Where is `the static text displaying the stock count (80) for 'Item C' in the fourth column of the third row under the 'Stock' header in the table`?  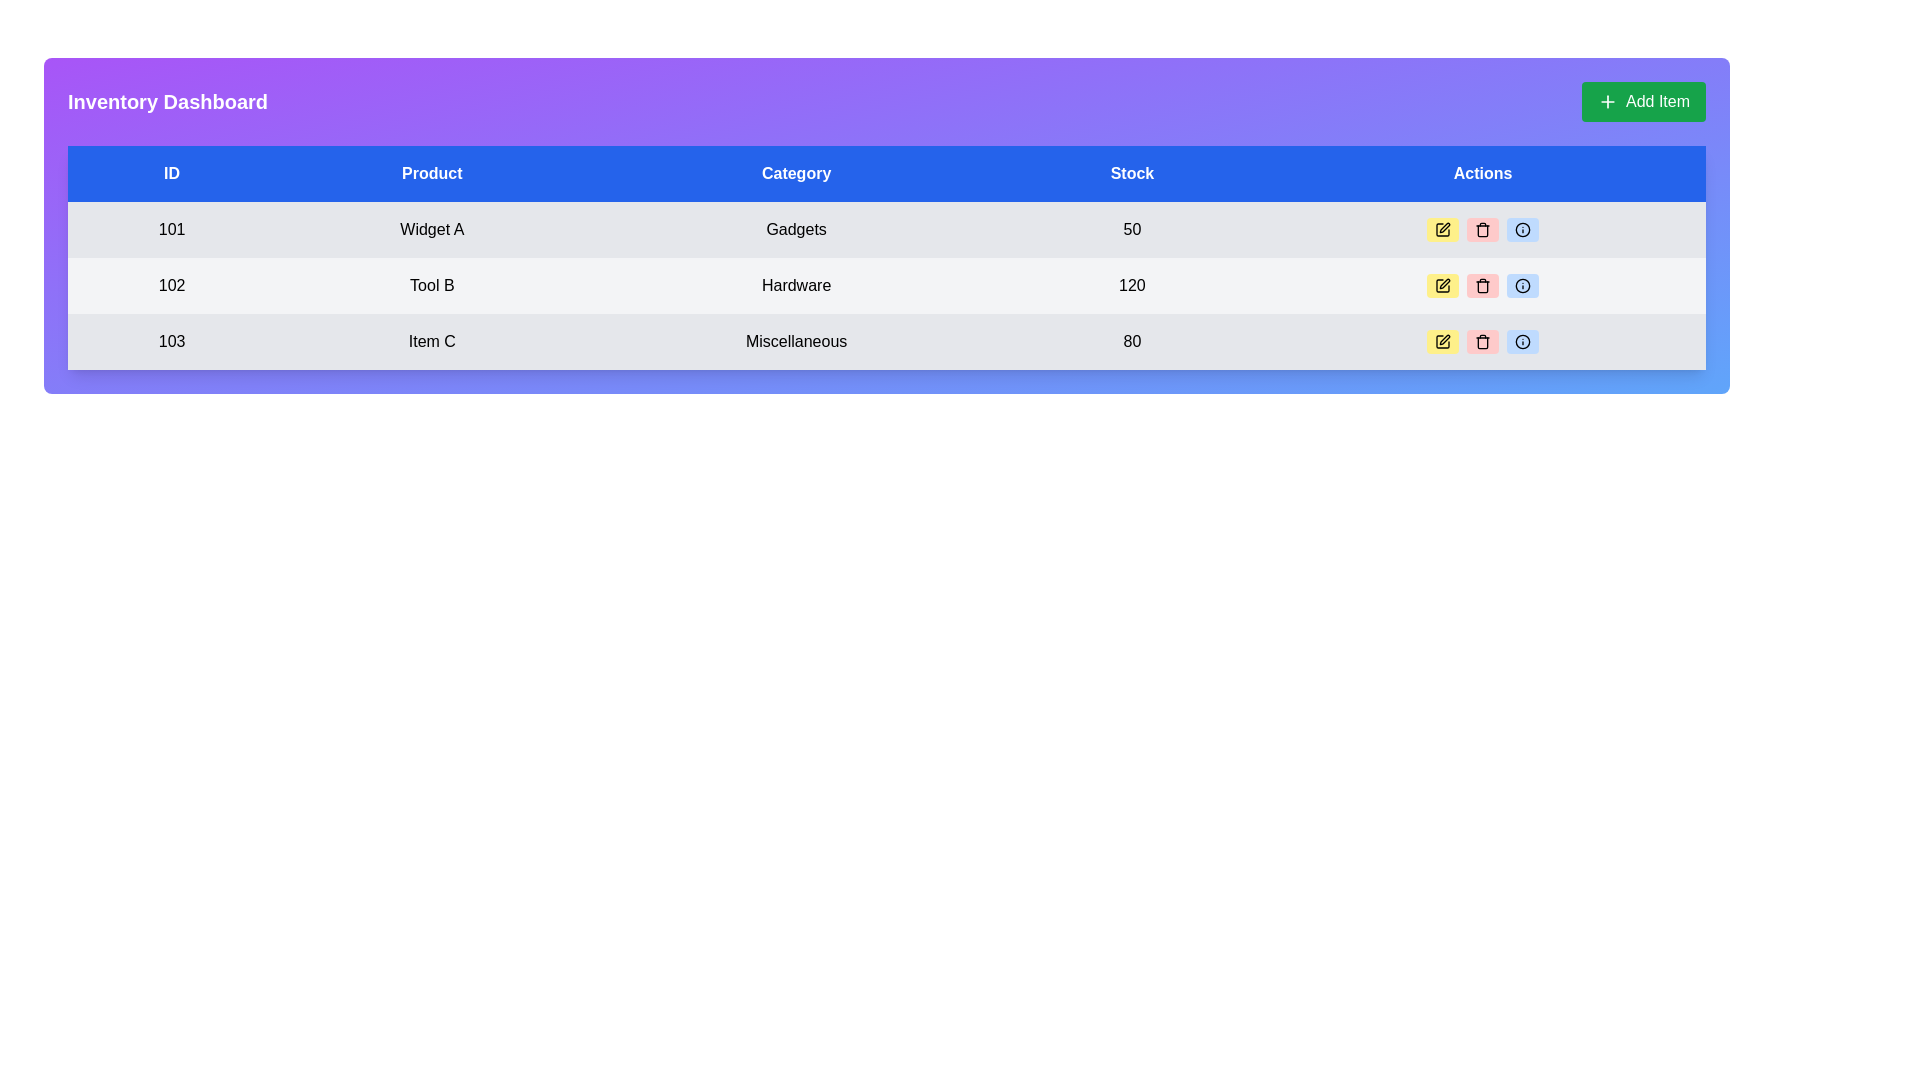
the static text displaying the stock count (80) for 'Item C' in the fourth column of the third row under the 'Stock' header in the table is located at coordinates (1132, 341).